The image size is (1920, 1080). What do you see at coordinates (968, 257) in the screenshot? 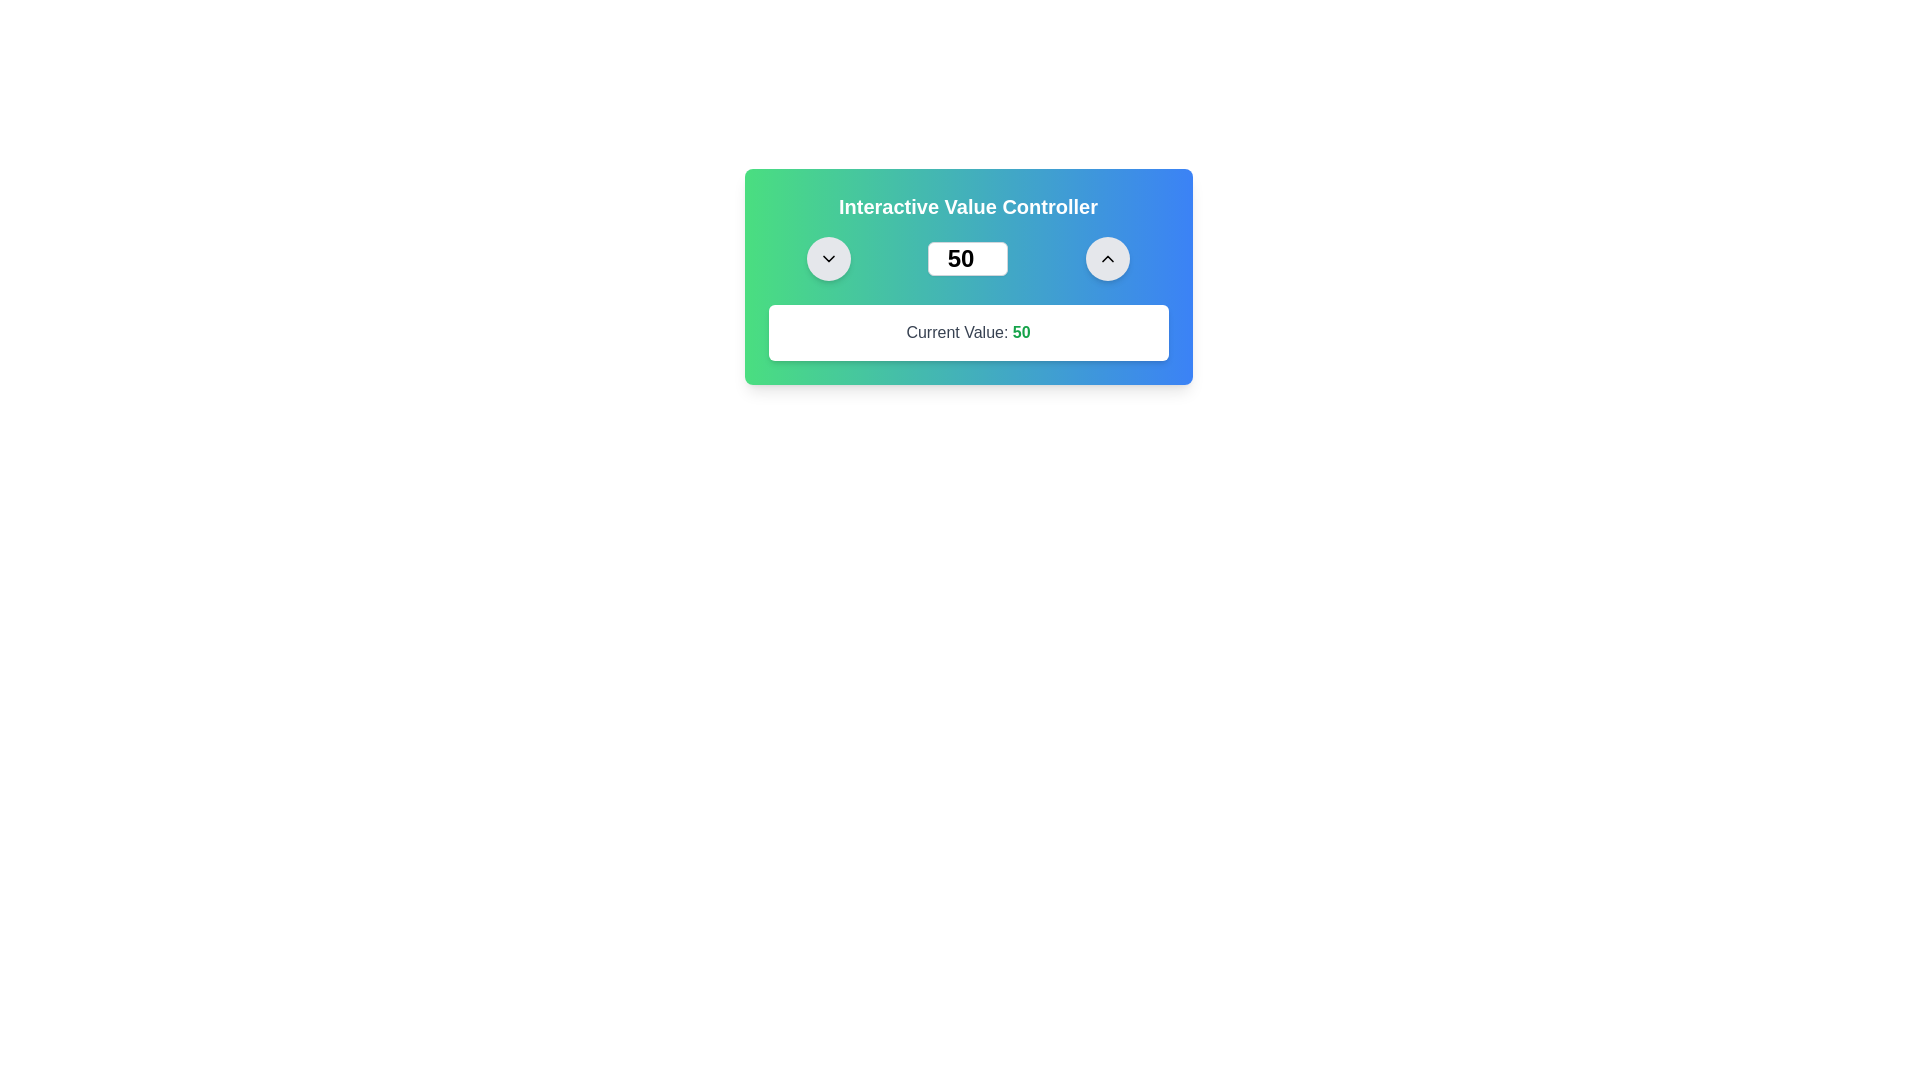
I see `the Text Input (Number Field) that allows users` at bounding box center [968, 257].